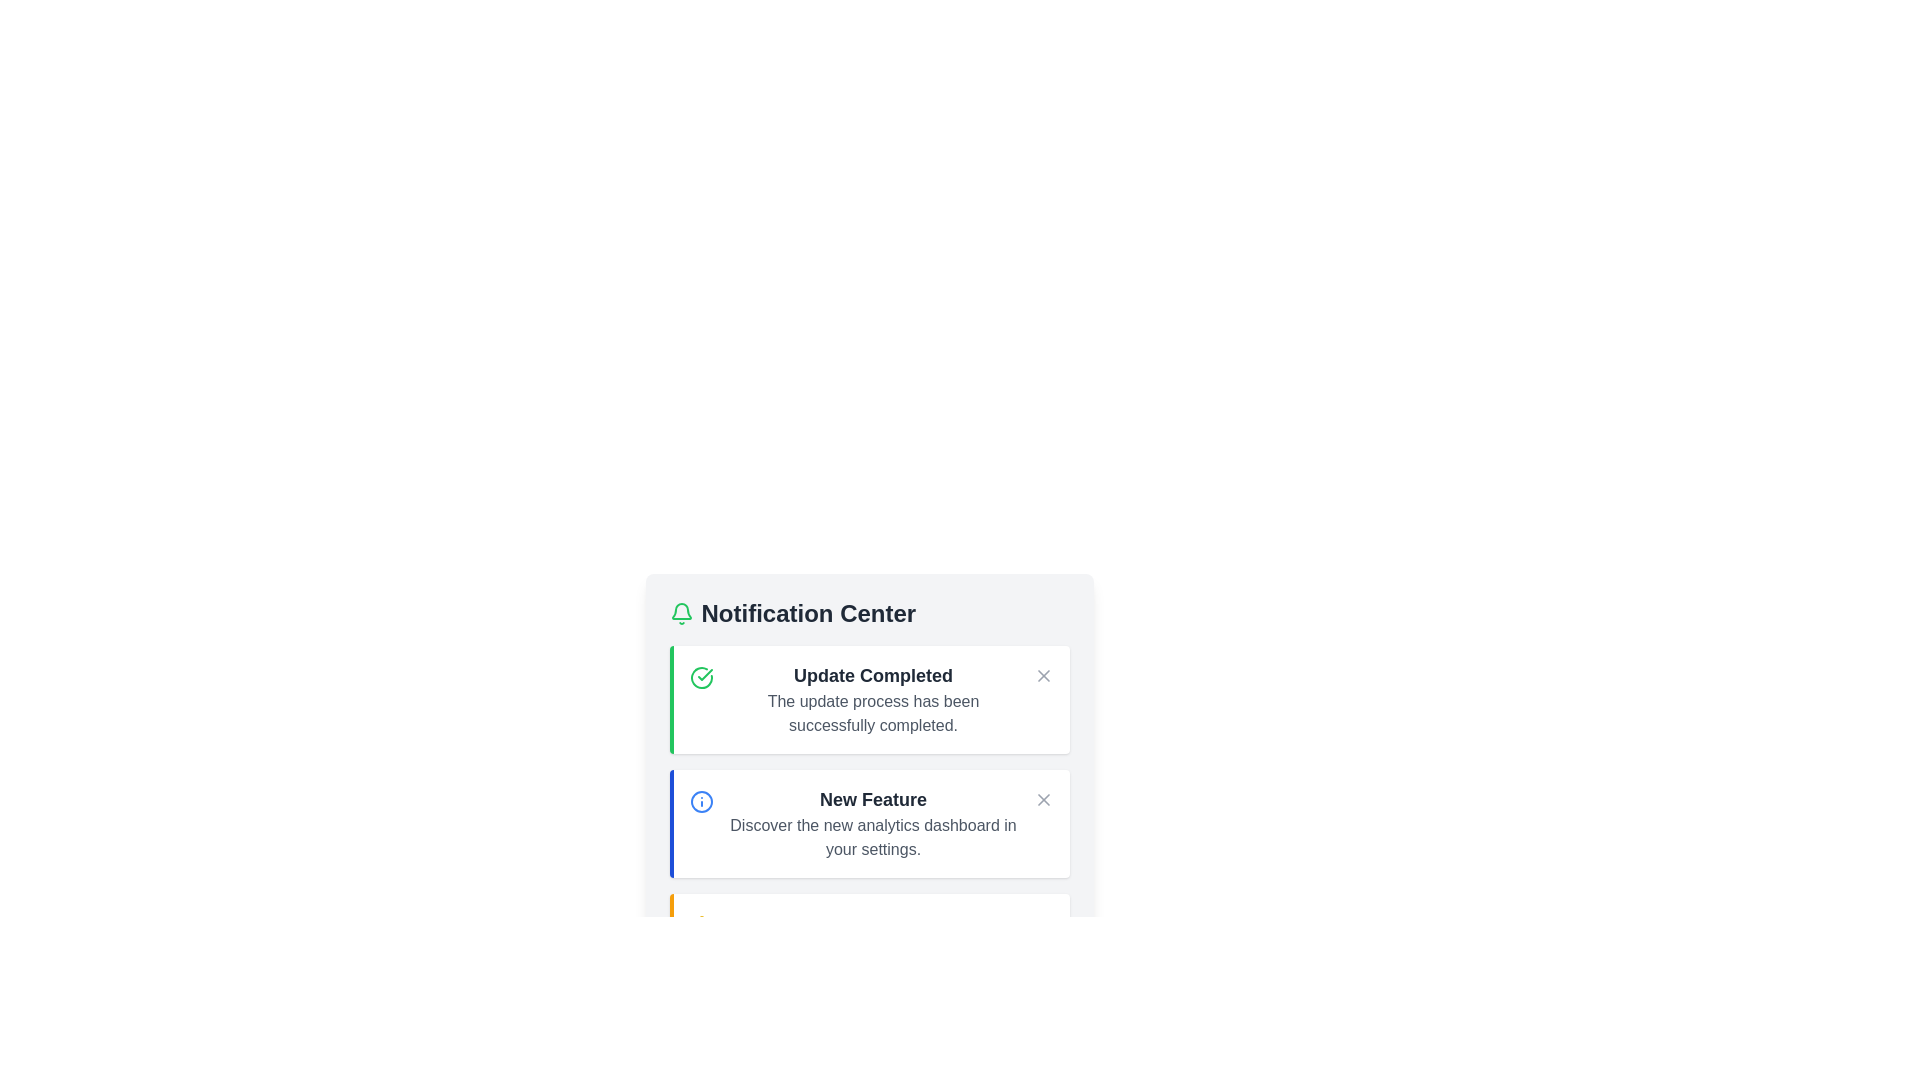 Image resolution: width=1920 pixels, height=1080 pixels. I want to click on the static text element in the notification card labeled 'New Feature' that provides information about the new analytics dashboard, so click(873, 837).